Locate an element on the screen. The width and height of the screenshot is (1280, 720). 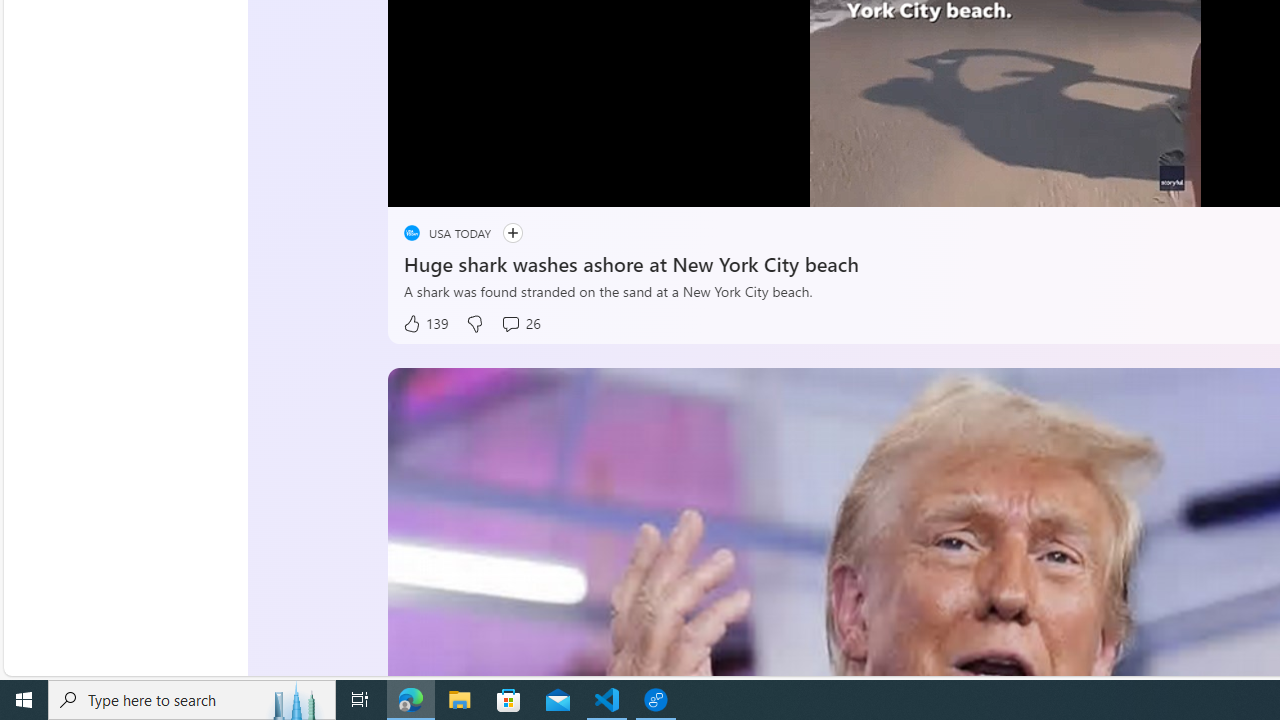
'placeholder USA TODAY' is located at coordinates (447, 232).